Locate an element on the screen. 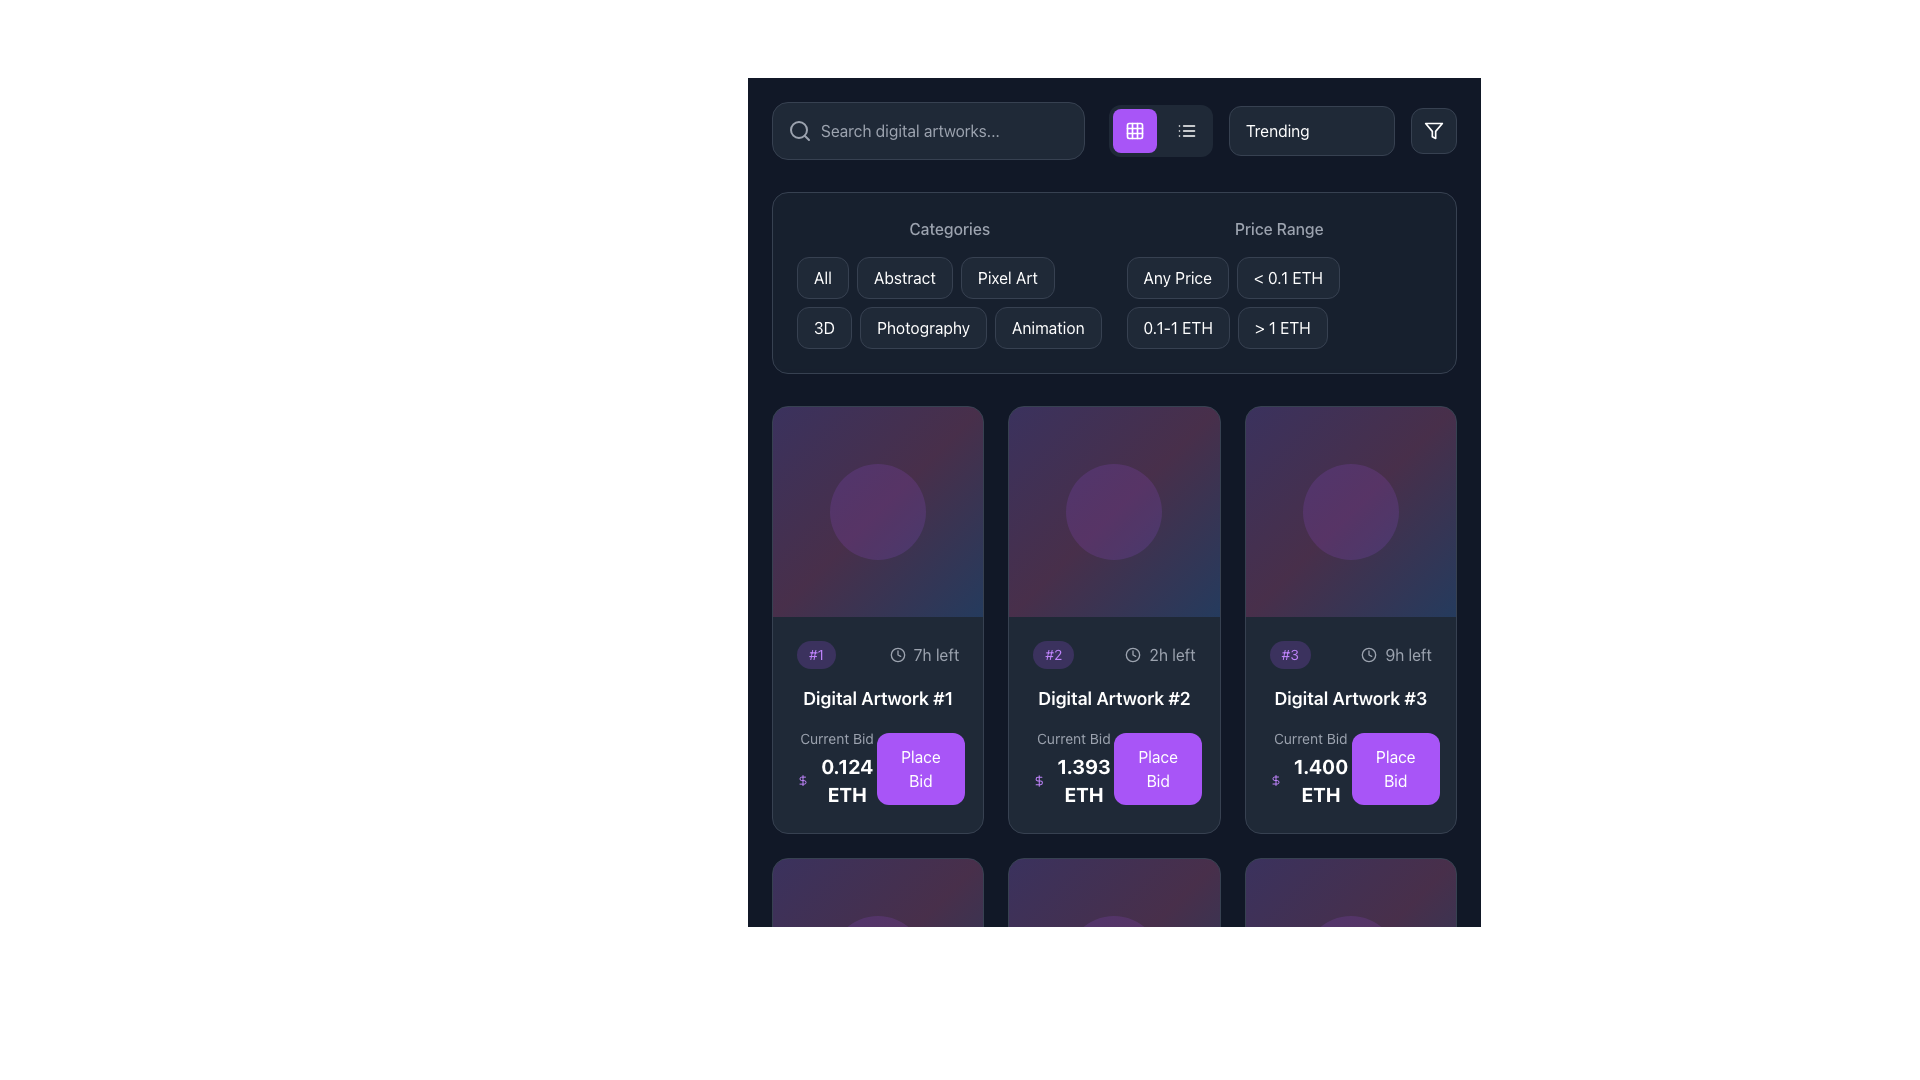  the decorative vector graphic of the filter icon located in the upper-right corner of the interface's header section, adjacent to the 'Trending' button is located at coordinates (1433, 131).